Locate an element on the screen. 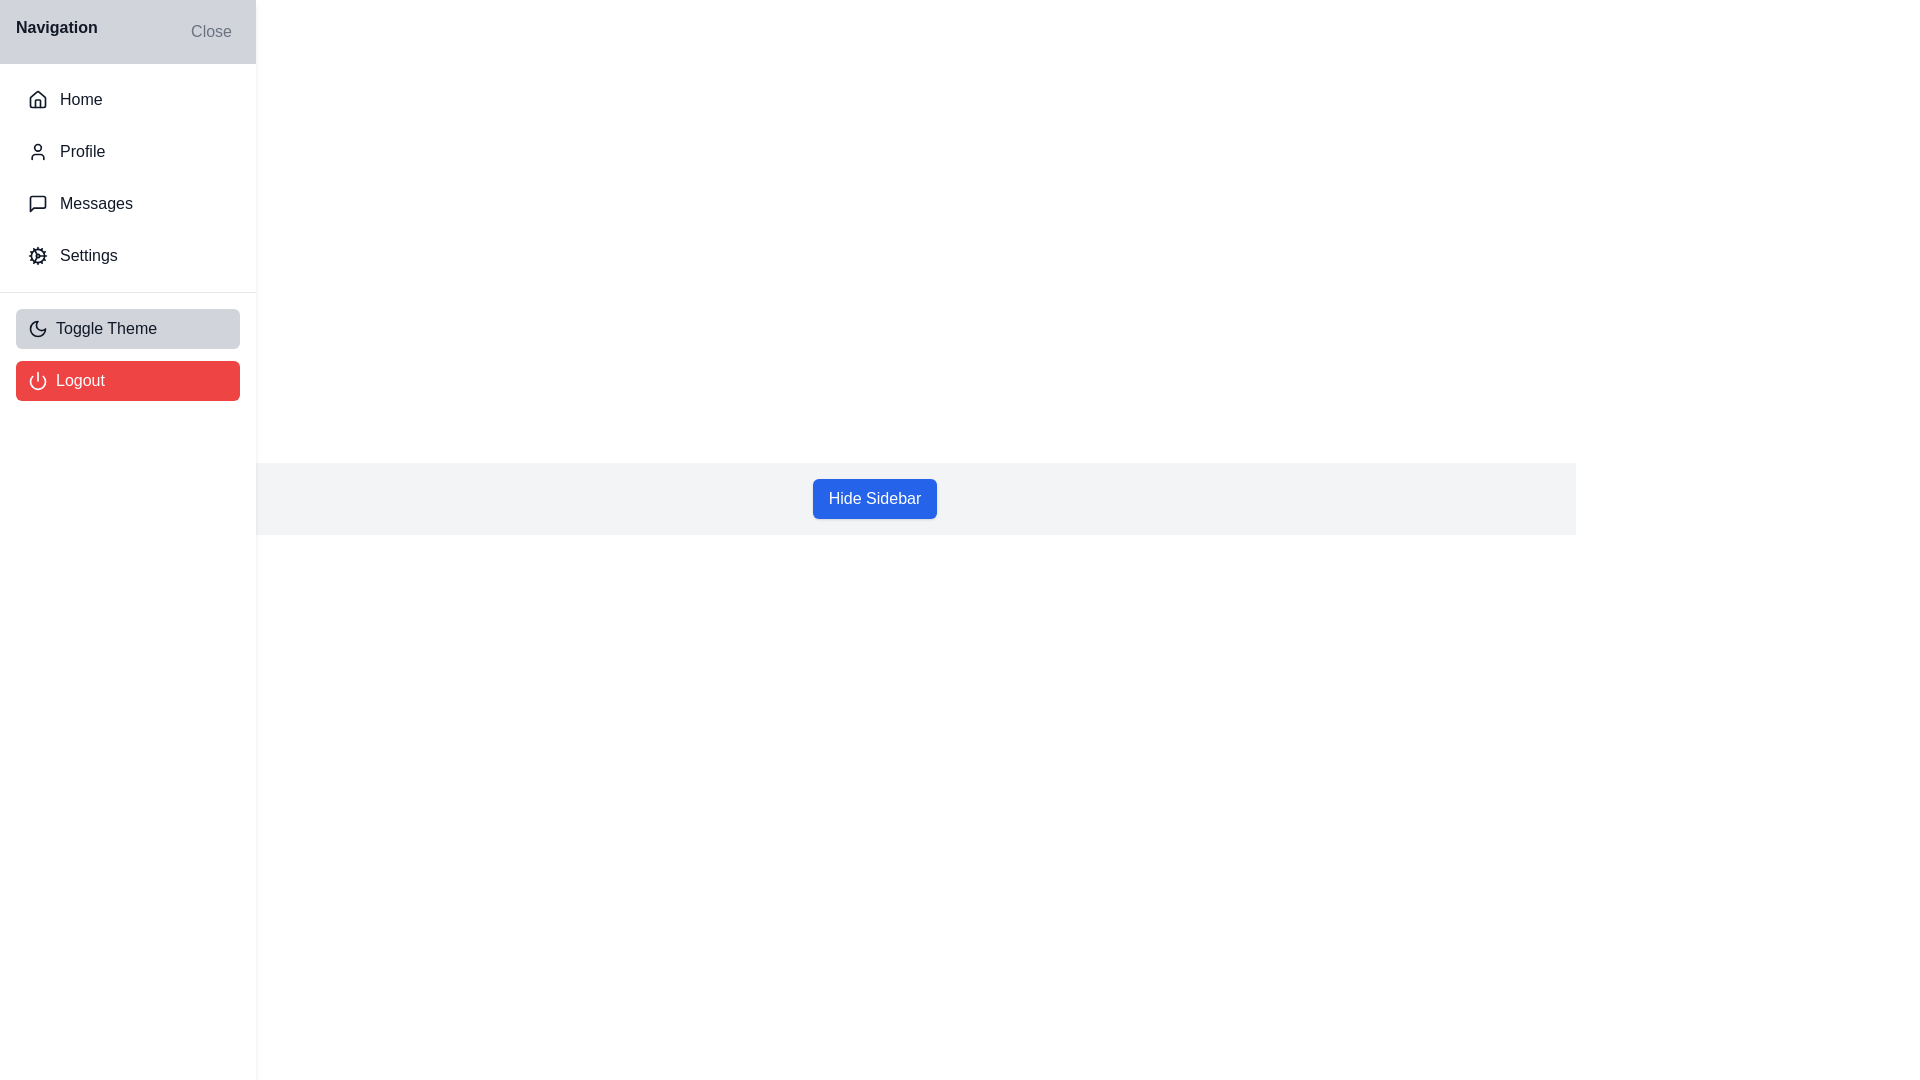 This screenshot has height=1080, width=1920. the simplistic house icon located at the top of the sidebar navigation menu, immediately to the left of the 'Home' label is located at coordinates (38, 99).